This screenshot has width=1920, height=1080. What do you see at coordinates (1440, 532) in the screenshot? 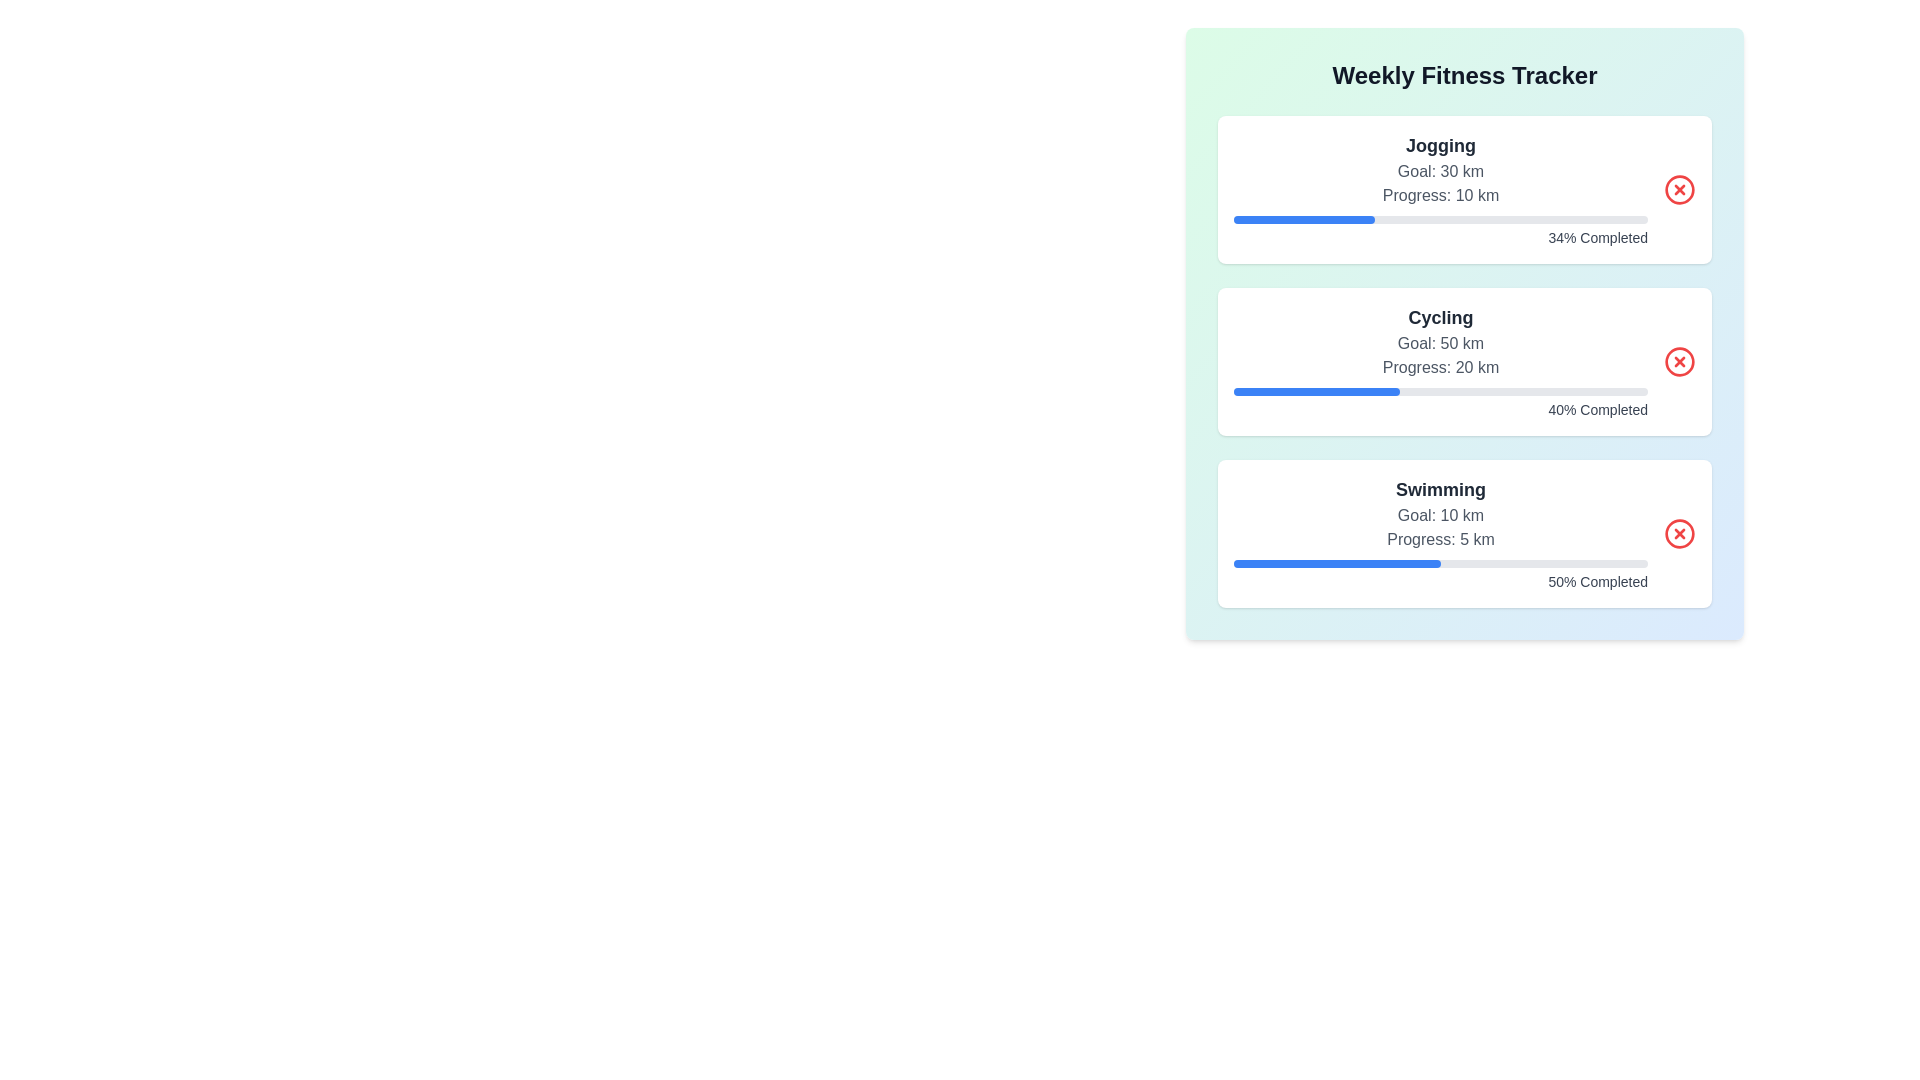
I see `the 'Swimming' progress card in the fitness tracker interface` at bounding box center [1440, 532].